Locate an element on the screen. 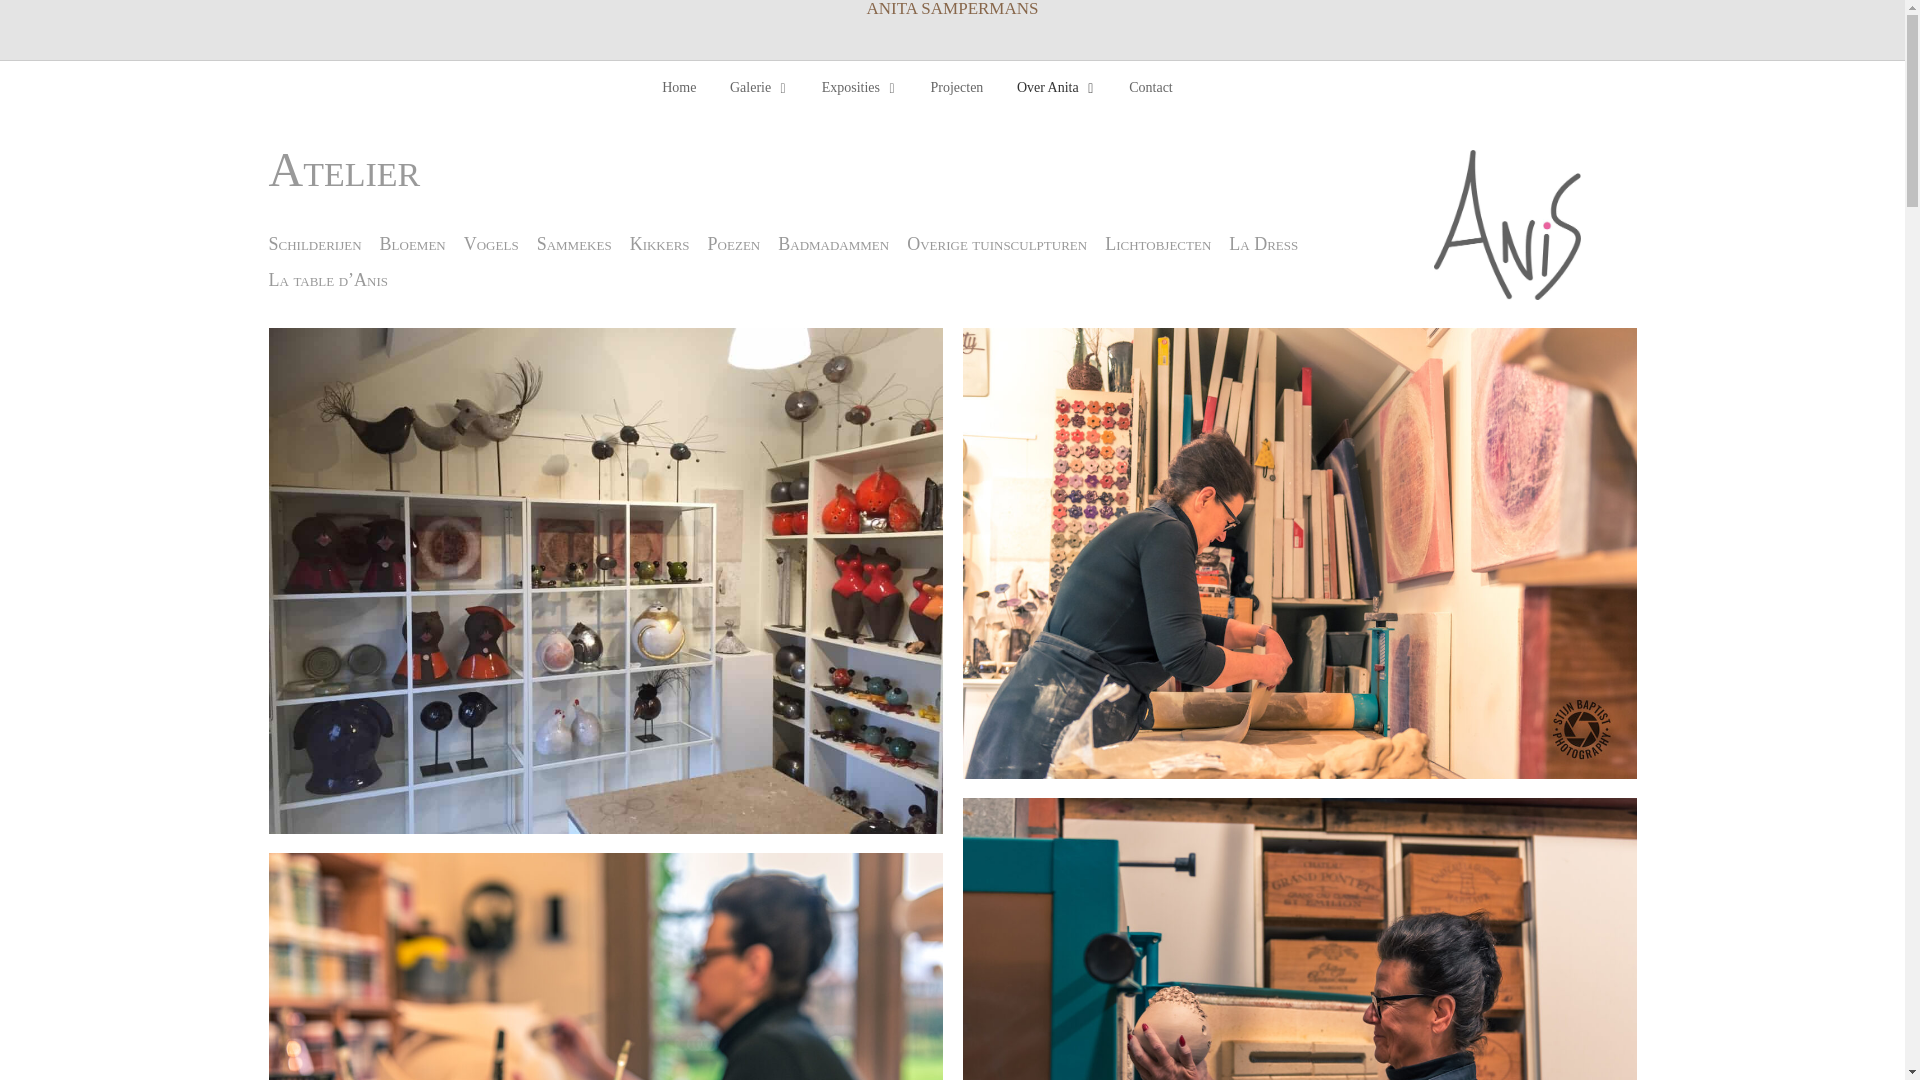 The image size is (1920, 1080). 'Projecten' is located at coordinates (956, 87).